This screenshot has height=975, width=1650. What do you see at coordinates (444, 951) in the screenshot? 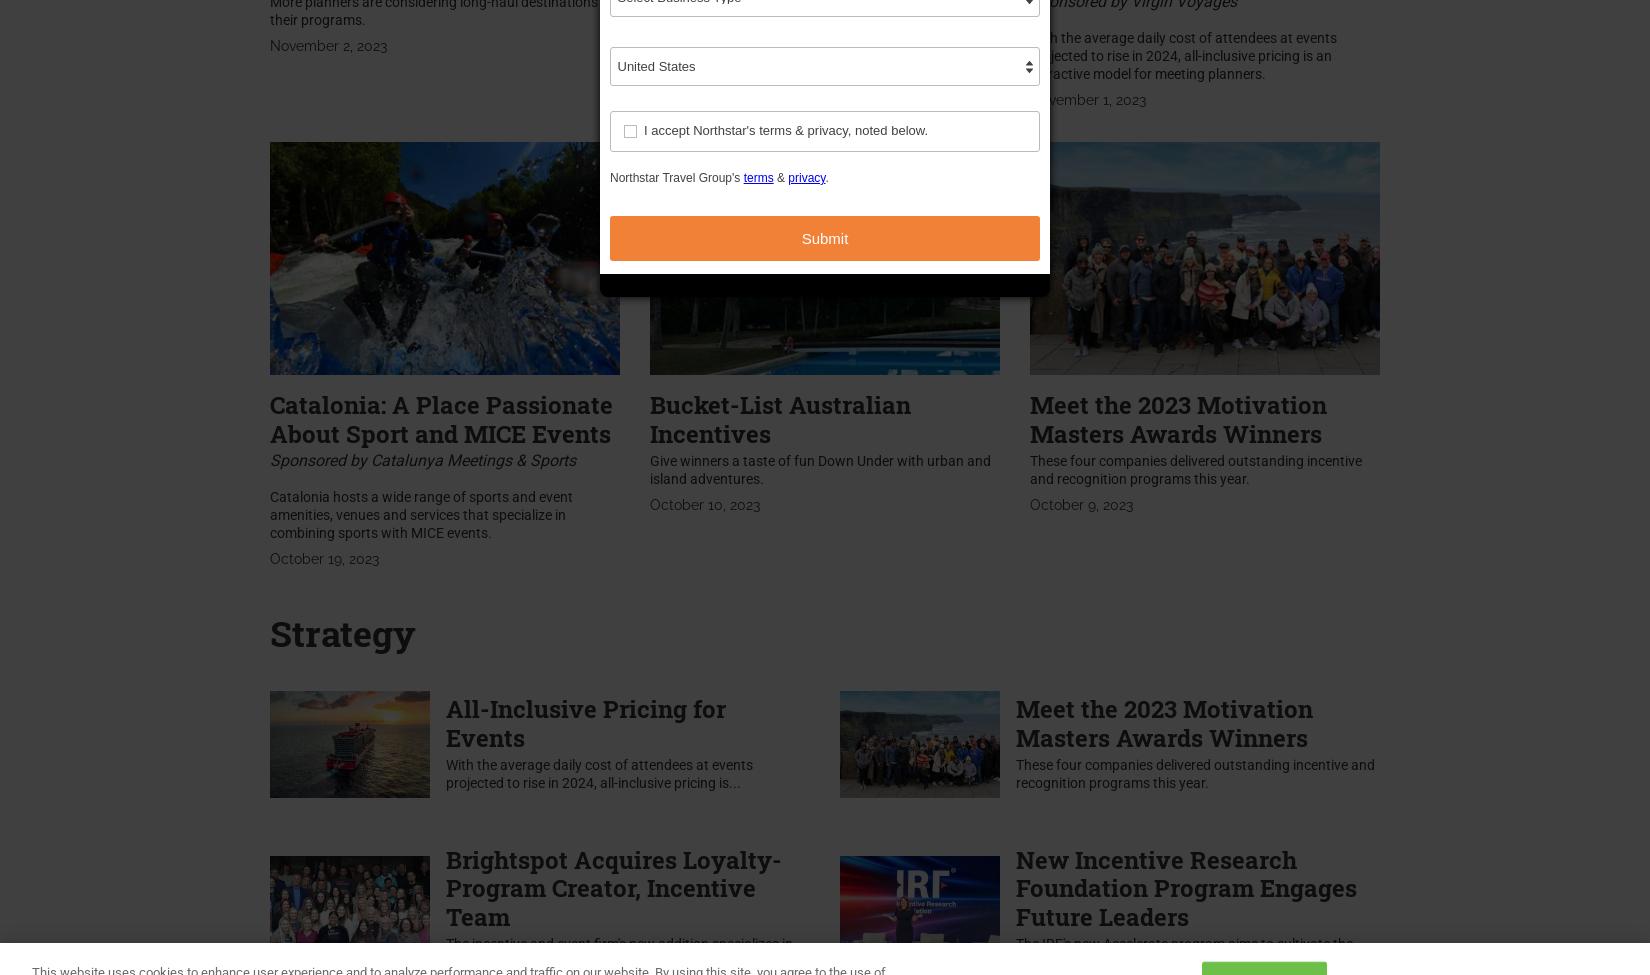
I see `'The incentive and event firm's new addition specializes in creating motivation programs for the...'` at bounding box center [444, 951].